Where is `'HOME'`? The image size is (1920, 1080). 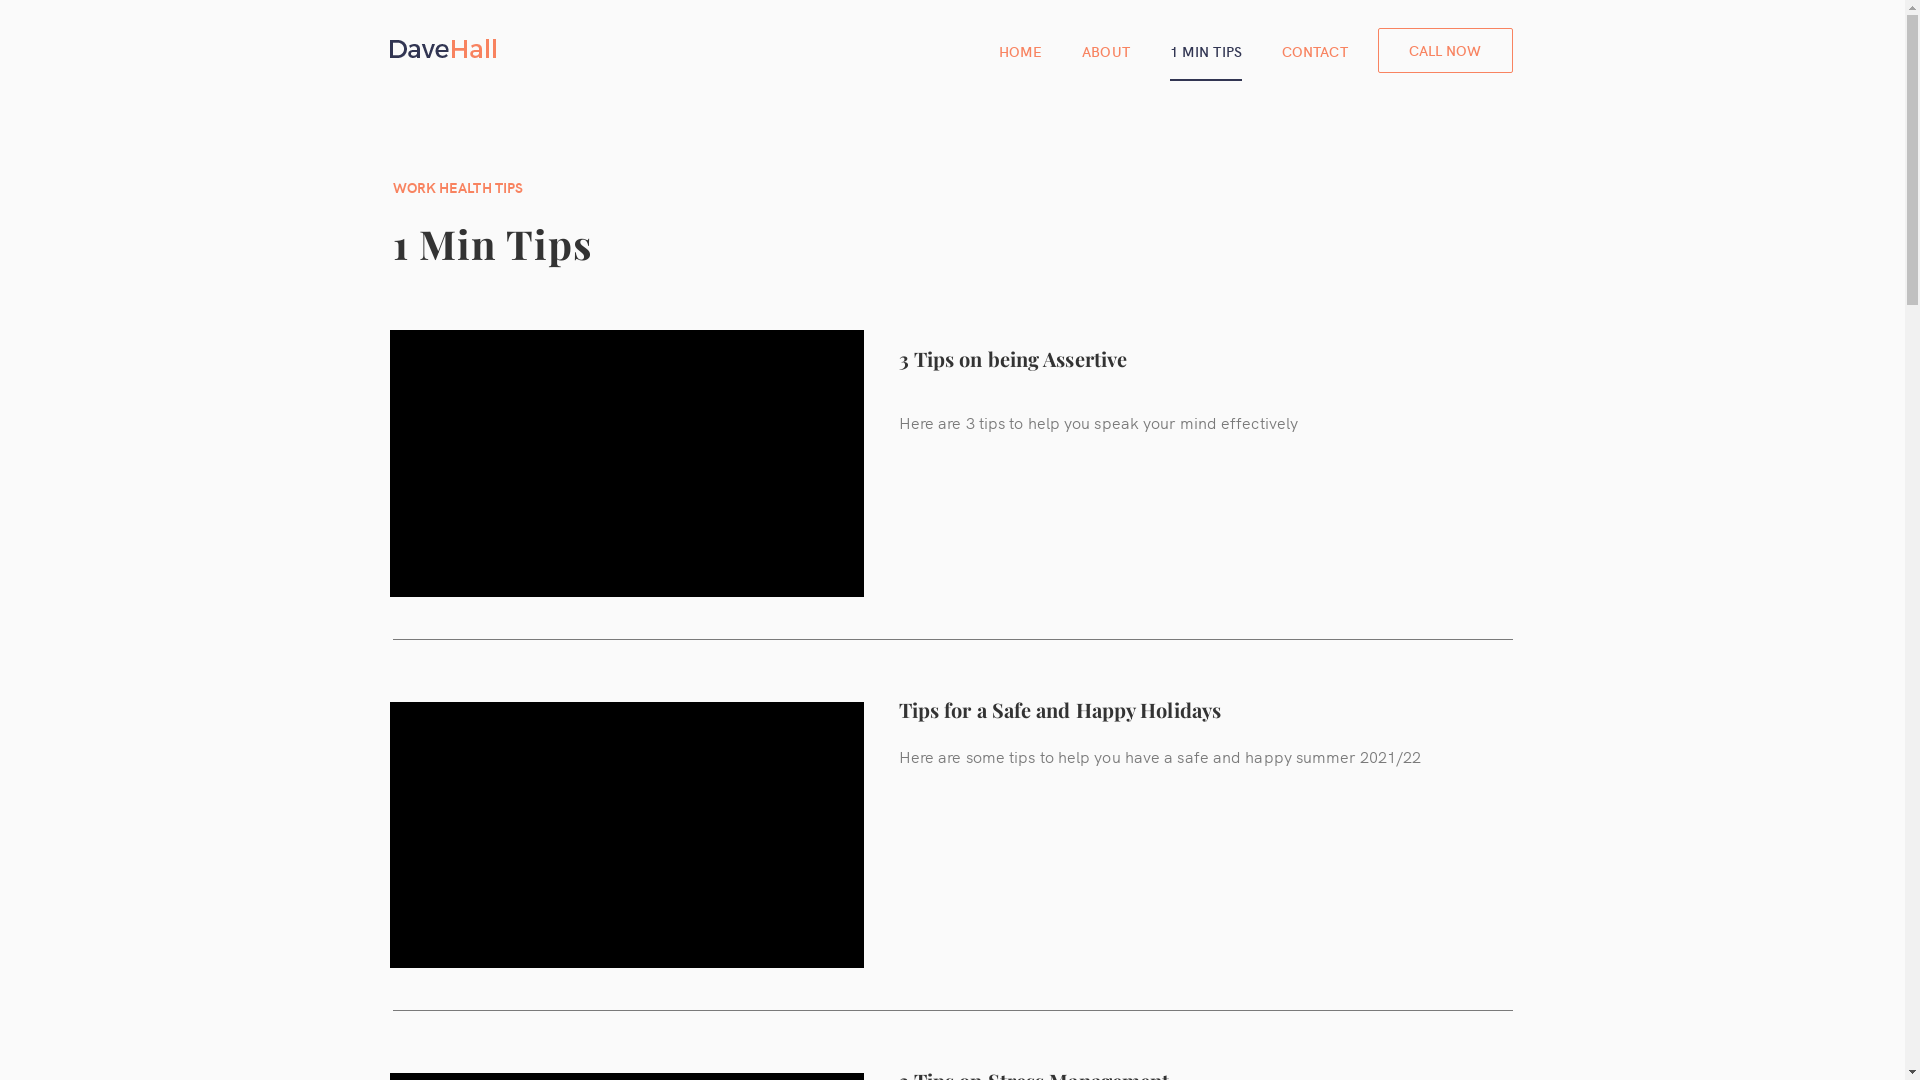 'HOME' is located at coordinates (1020, 49).